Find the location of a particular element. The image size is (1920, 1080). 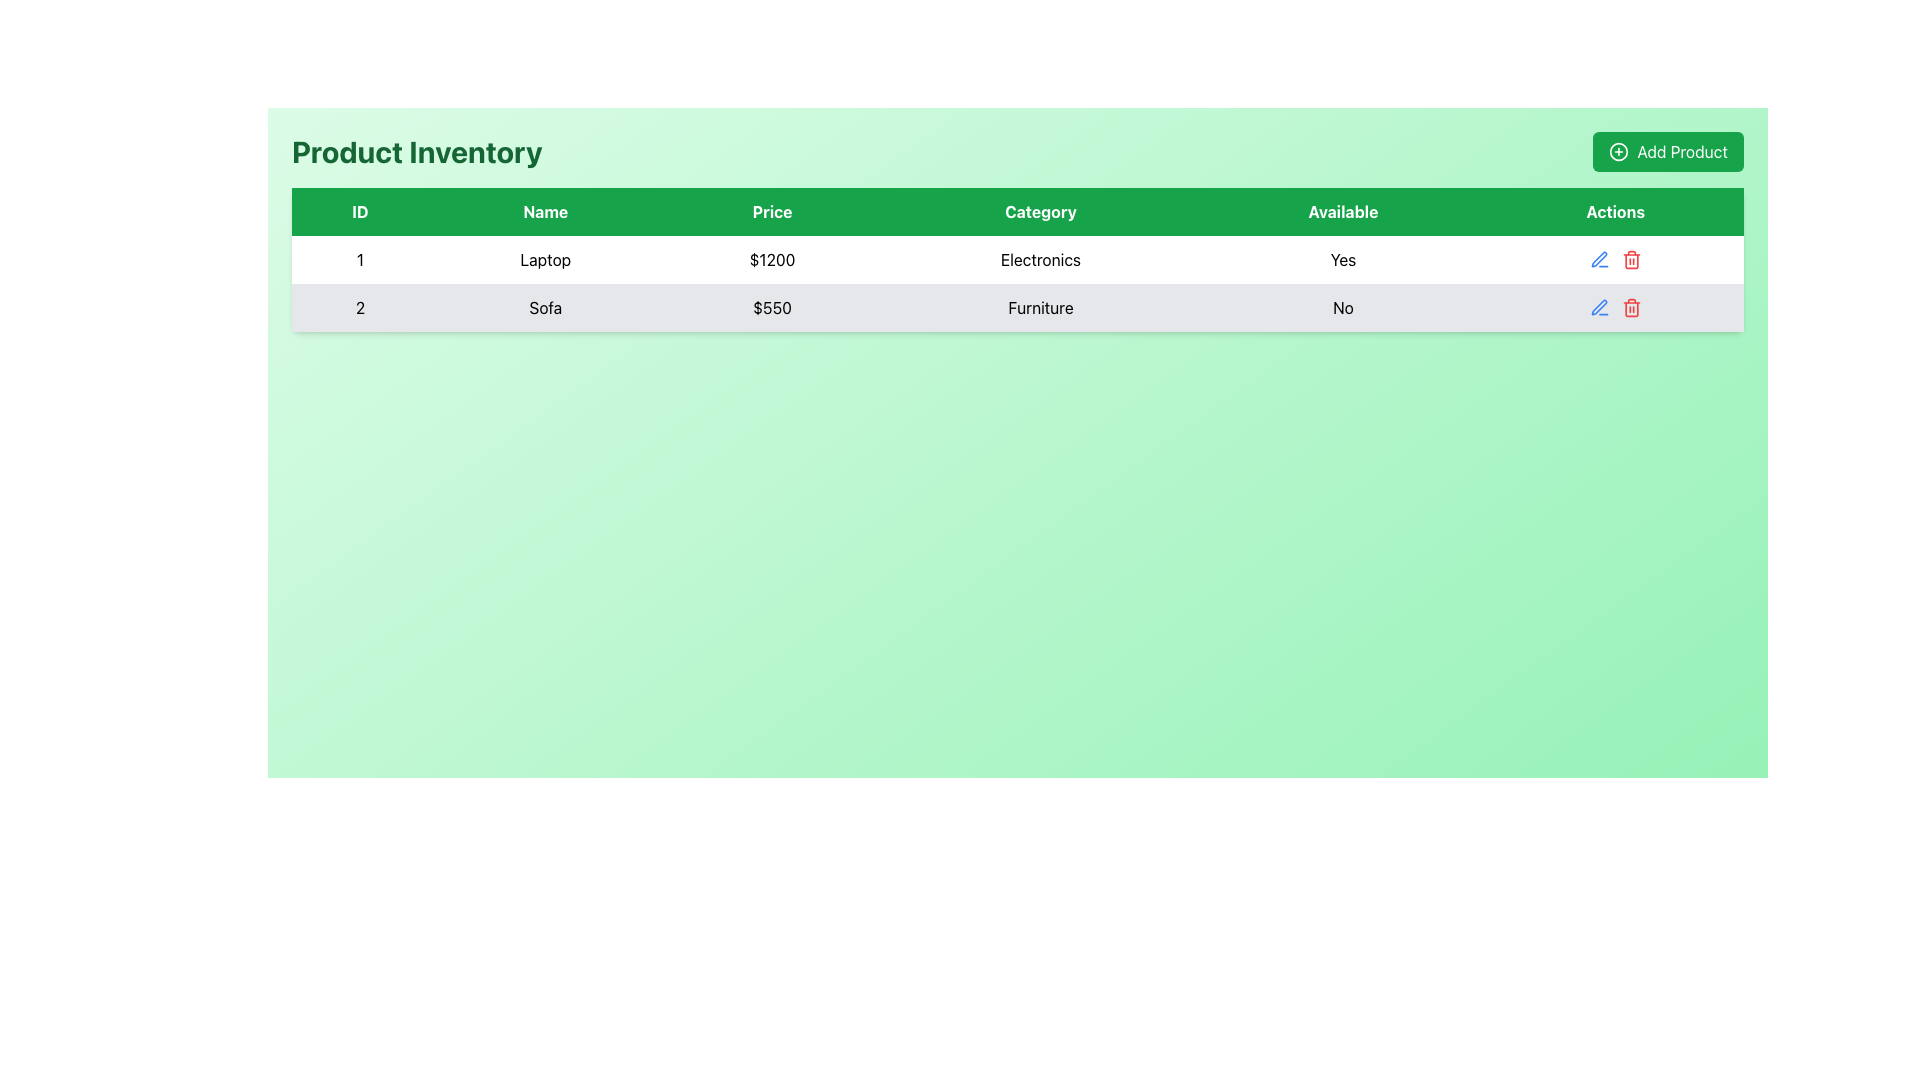

the first data row of the product inventory table is located at coordinates (1017, 258).